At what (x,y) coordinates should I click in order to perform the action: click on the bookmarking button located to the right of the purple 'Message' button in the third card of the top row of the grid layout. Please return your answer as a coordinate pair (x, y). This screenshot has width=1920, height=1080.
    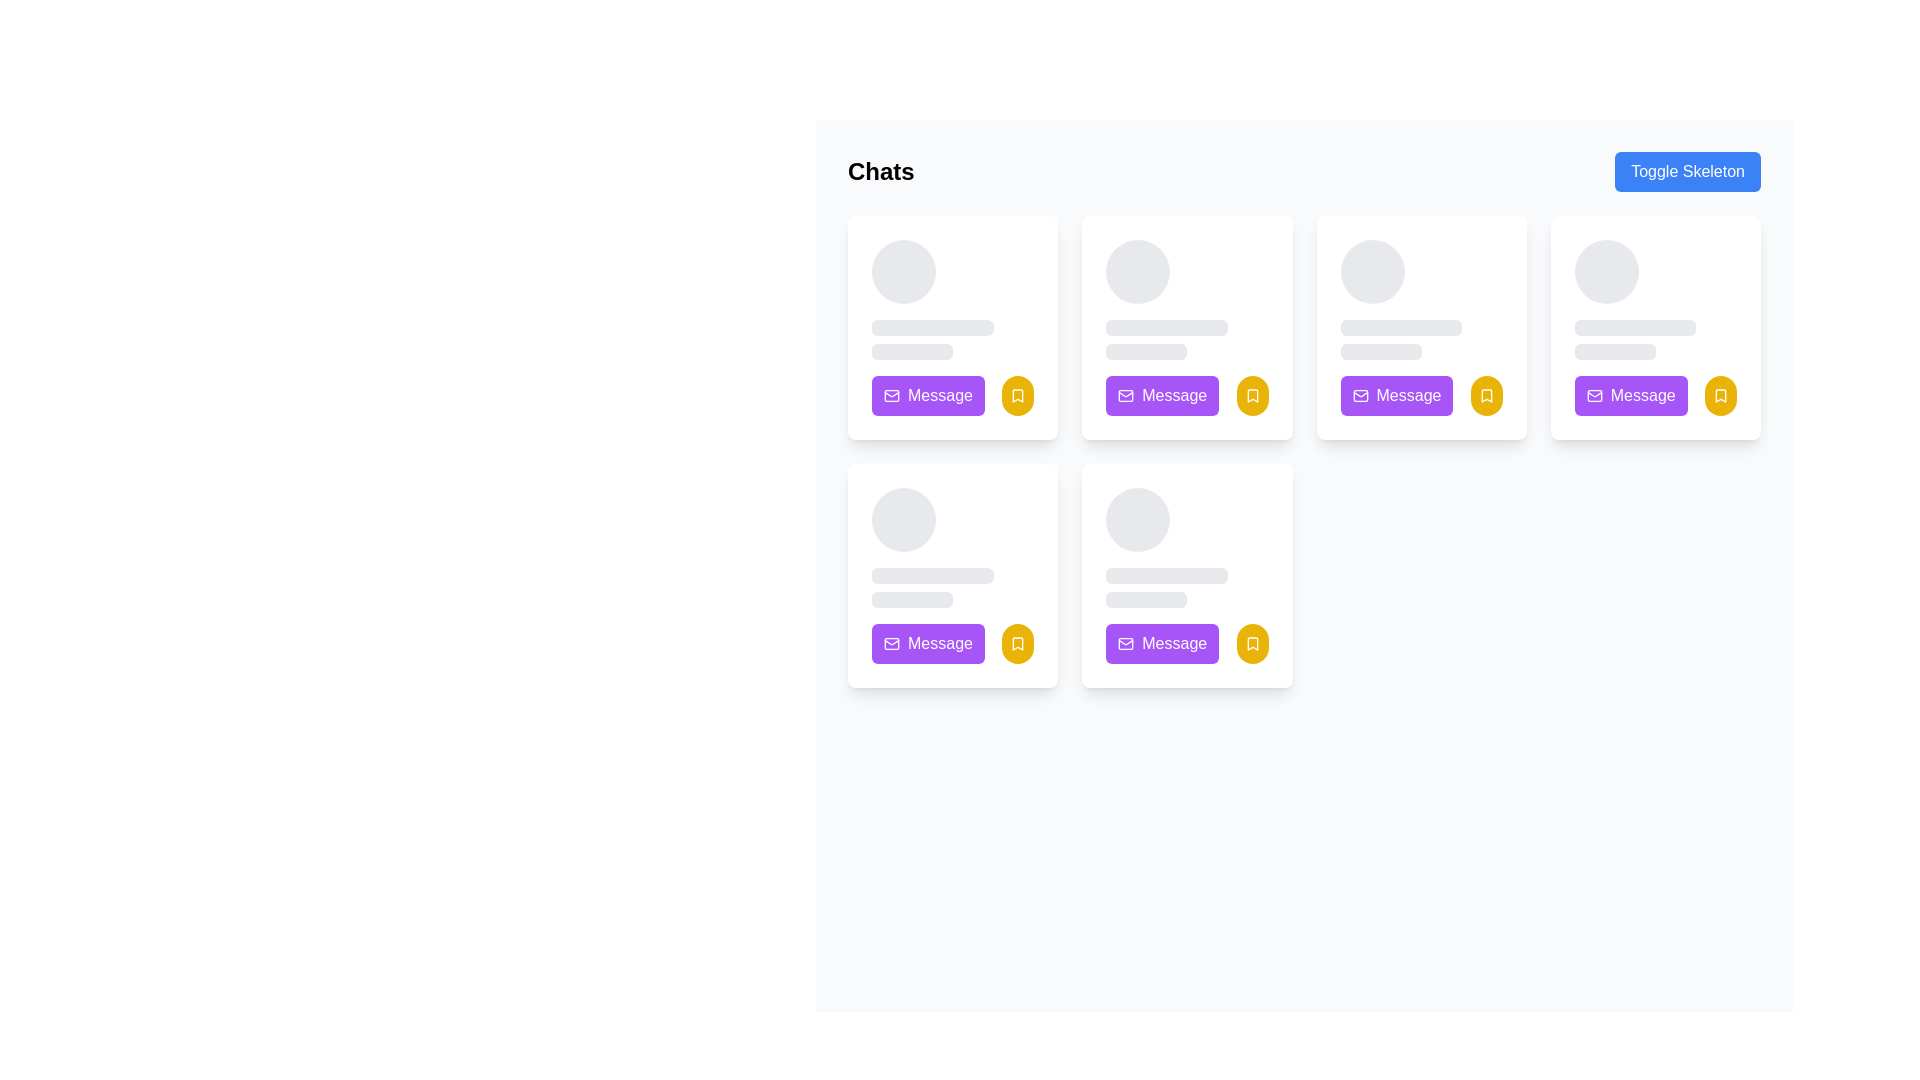
    Looking at the image, I should click on (1486, 396).